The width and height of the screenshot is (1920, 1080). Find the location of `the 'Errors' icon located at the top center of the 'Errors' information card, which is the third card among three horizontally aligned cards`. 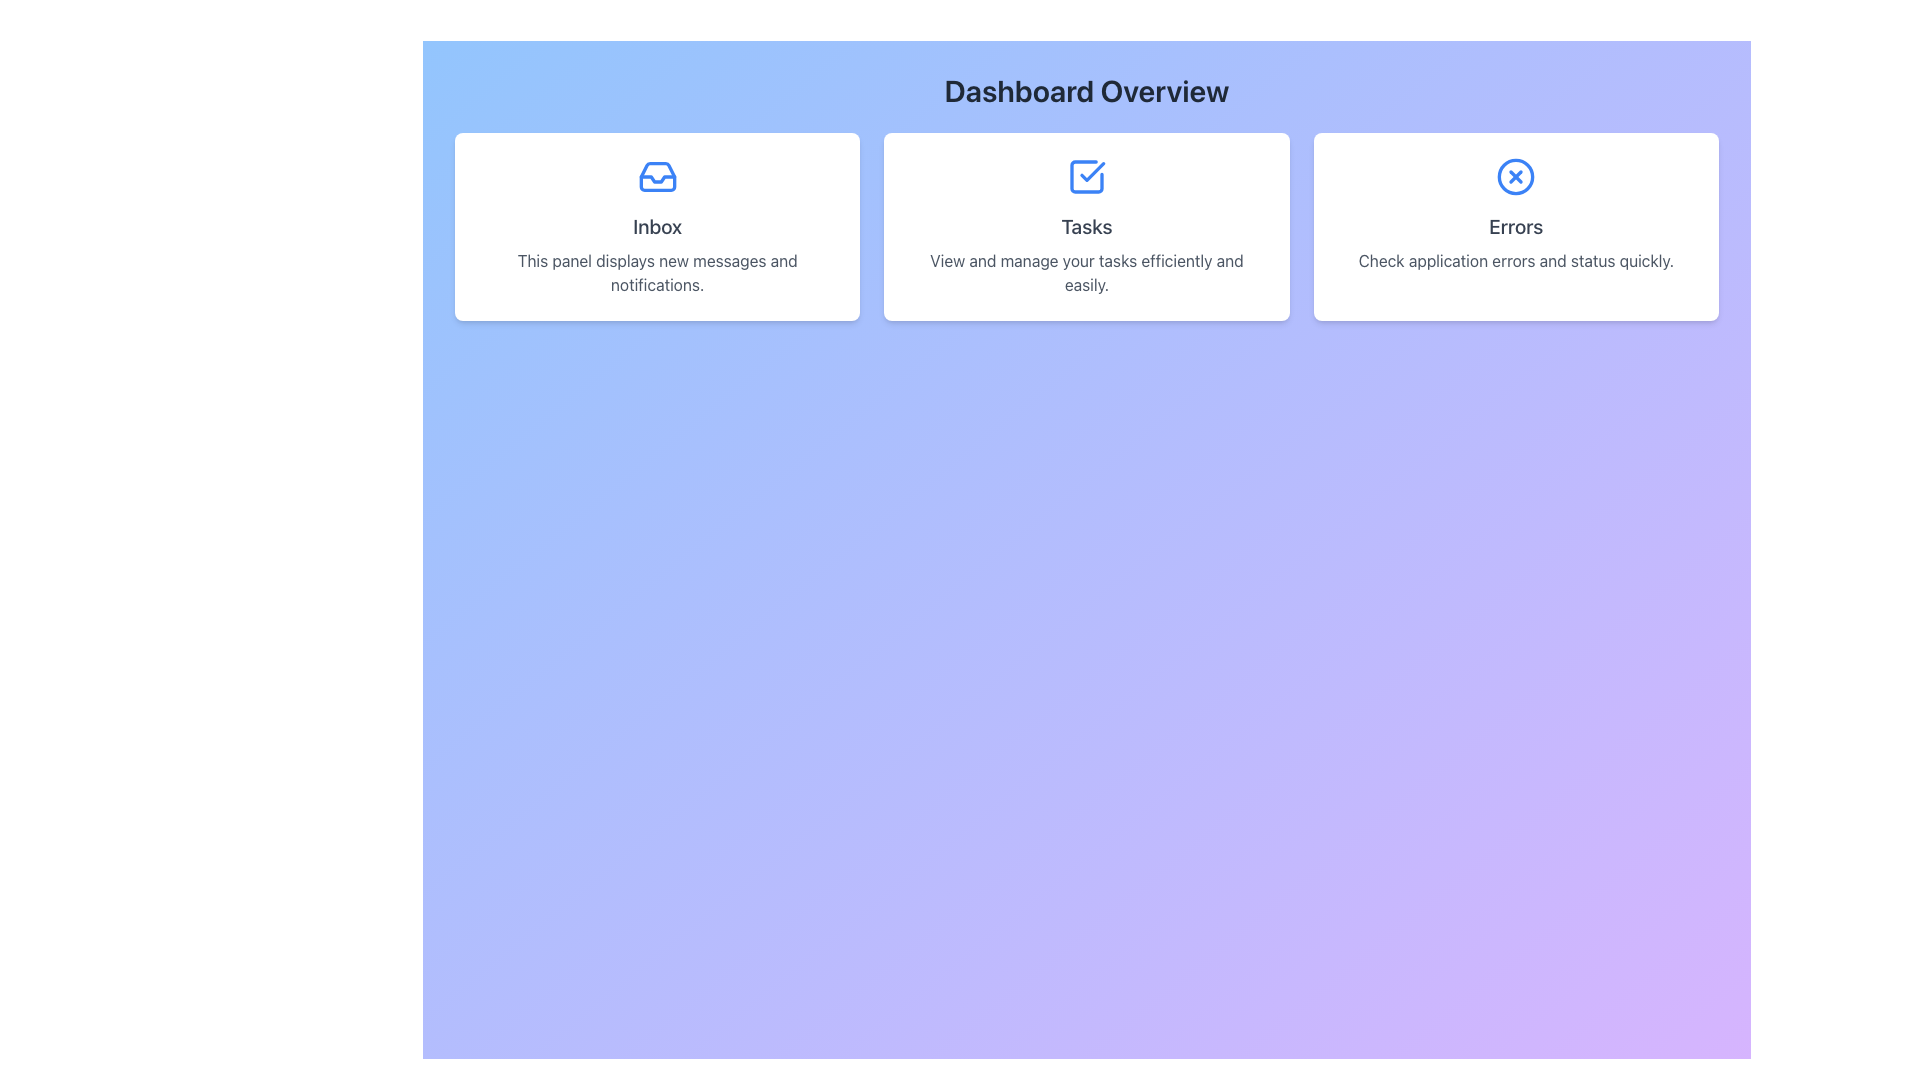

the 'Errors' icon located at the top center of the 'Errors' information card, which is the third card among three horizontally aligned cards is located at coordinates (1516, 176).